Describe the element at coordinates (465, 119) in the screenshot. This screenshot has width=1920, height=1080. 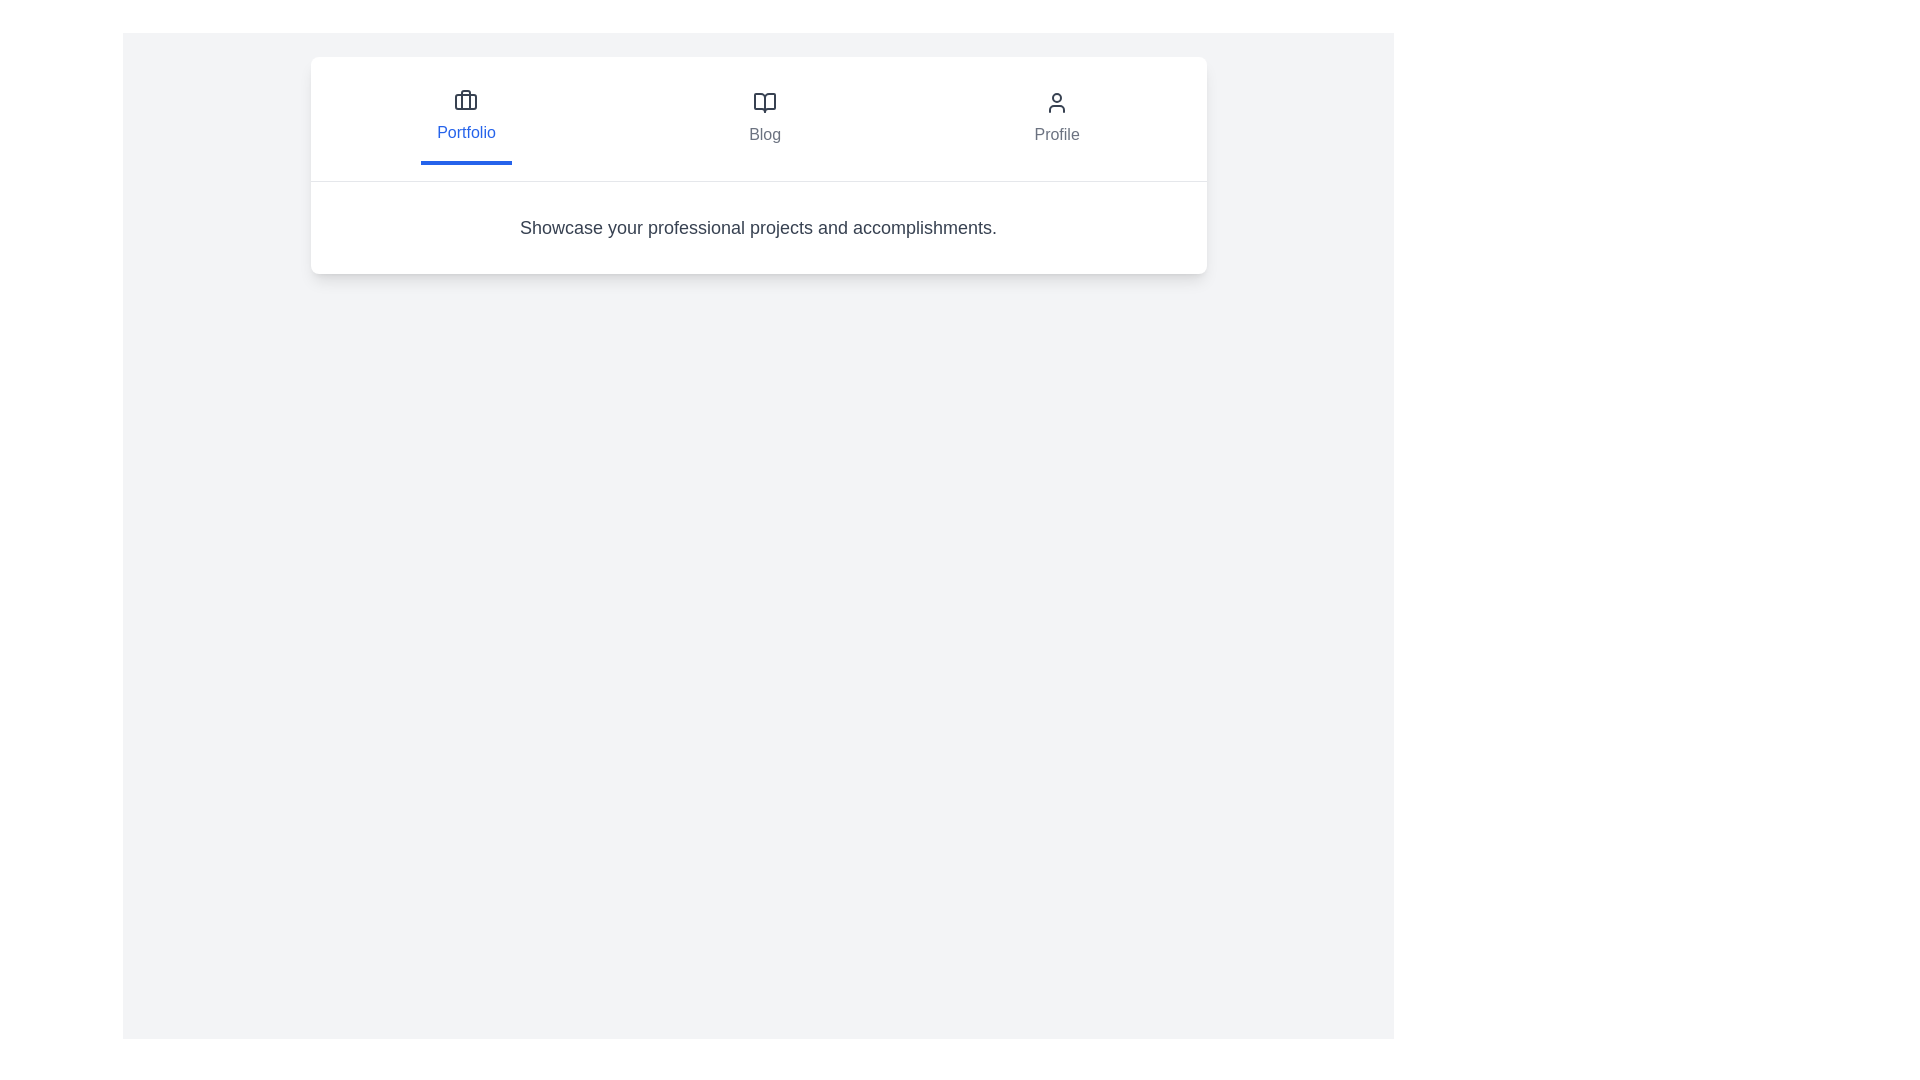
I see `the tab labeled Portfolio to view its content` at that location.